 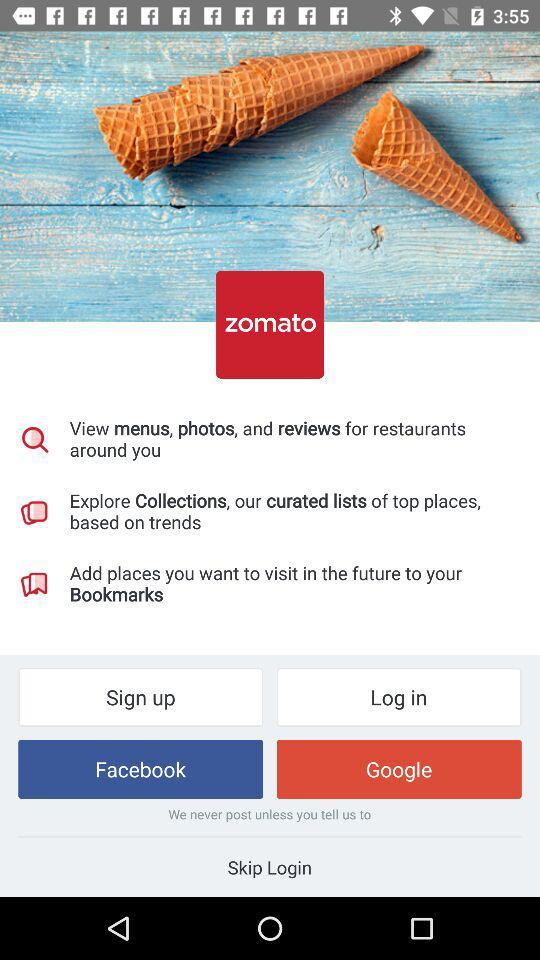 What do you see at coordinates (399, 768) in the screenshot?
I see `icon above we never post item` at bounding box center [399, 768].